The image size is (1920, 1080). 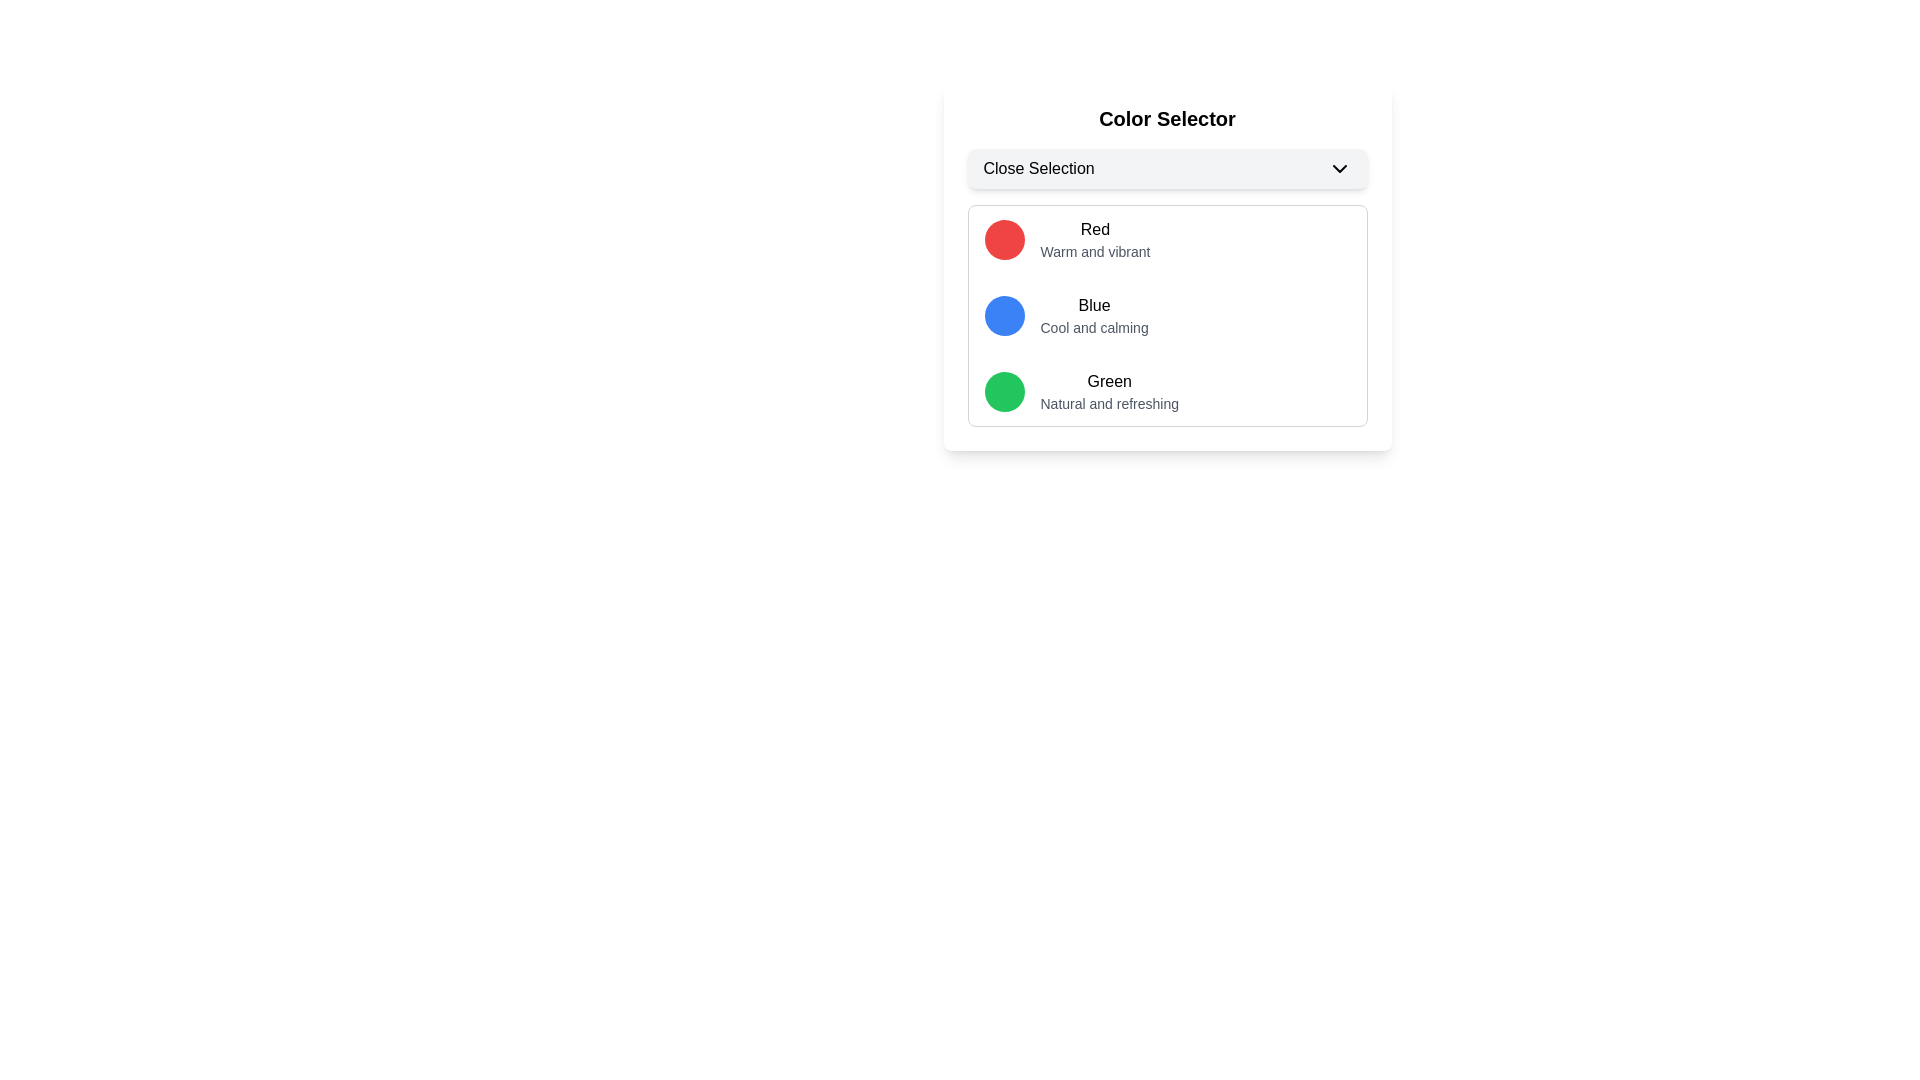 I want to click on the label displaying the name and description for the green color option in the color selection menu, which is the third option in a vertically aligned list under a green circular icon, so click(x=1108, y=392).